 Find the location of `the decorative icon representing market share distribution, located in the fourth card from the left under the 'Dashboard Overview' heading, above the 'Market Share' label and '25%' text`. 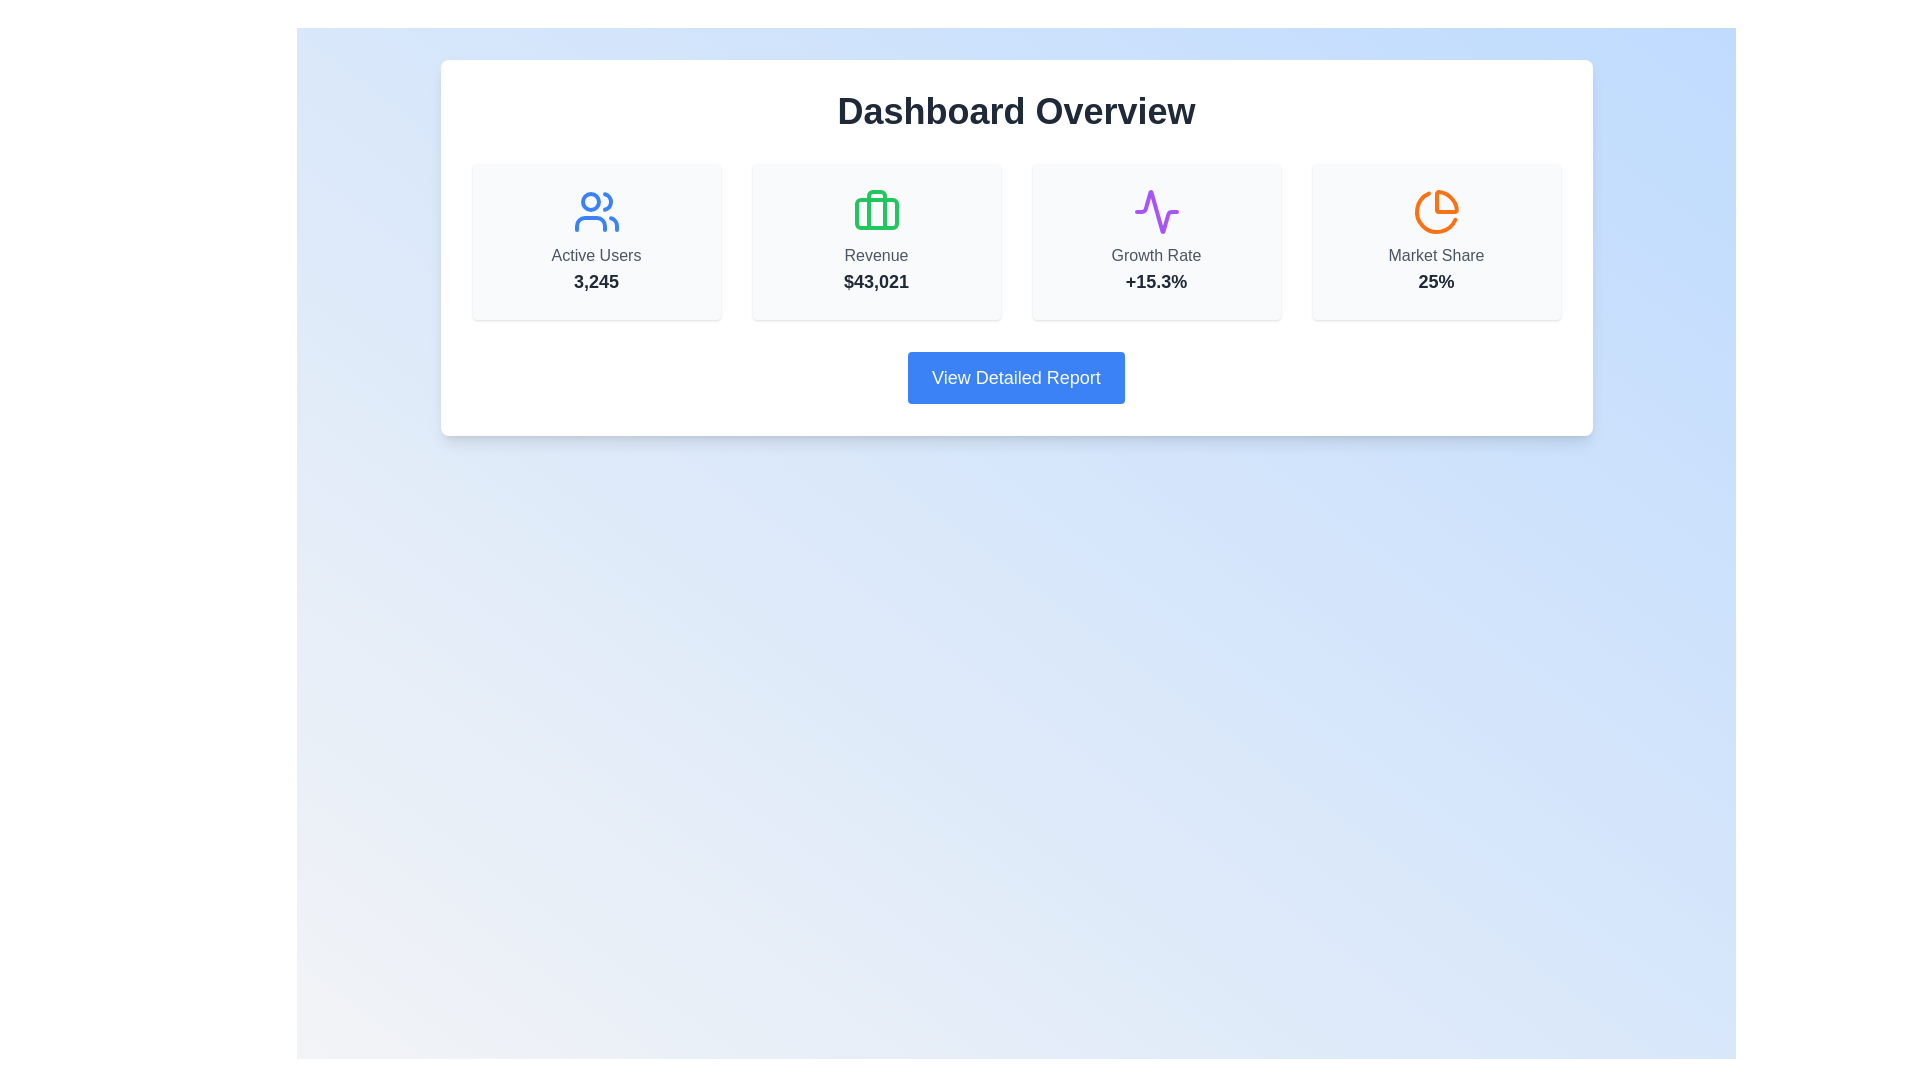

the decorative icon representing market share distribution, located in the fourth card from the left under the 'Dashboard Overview' heading, above the 'Market Share' label and '25%' text is located at coordinates (1435, 212).